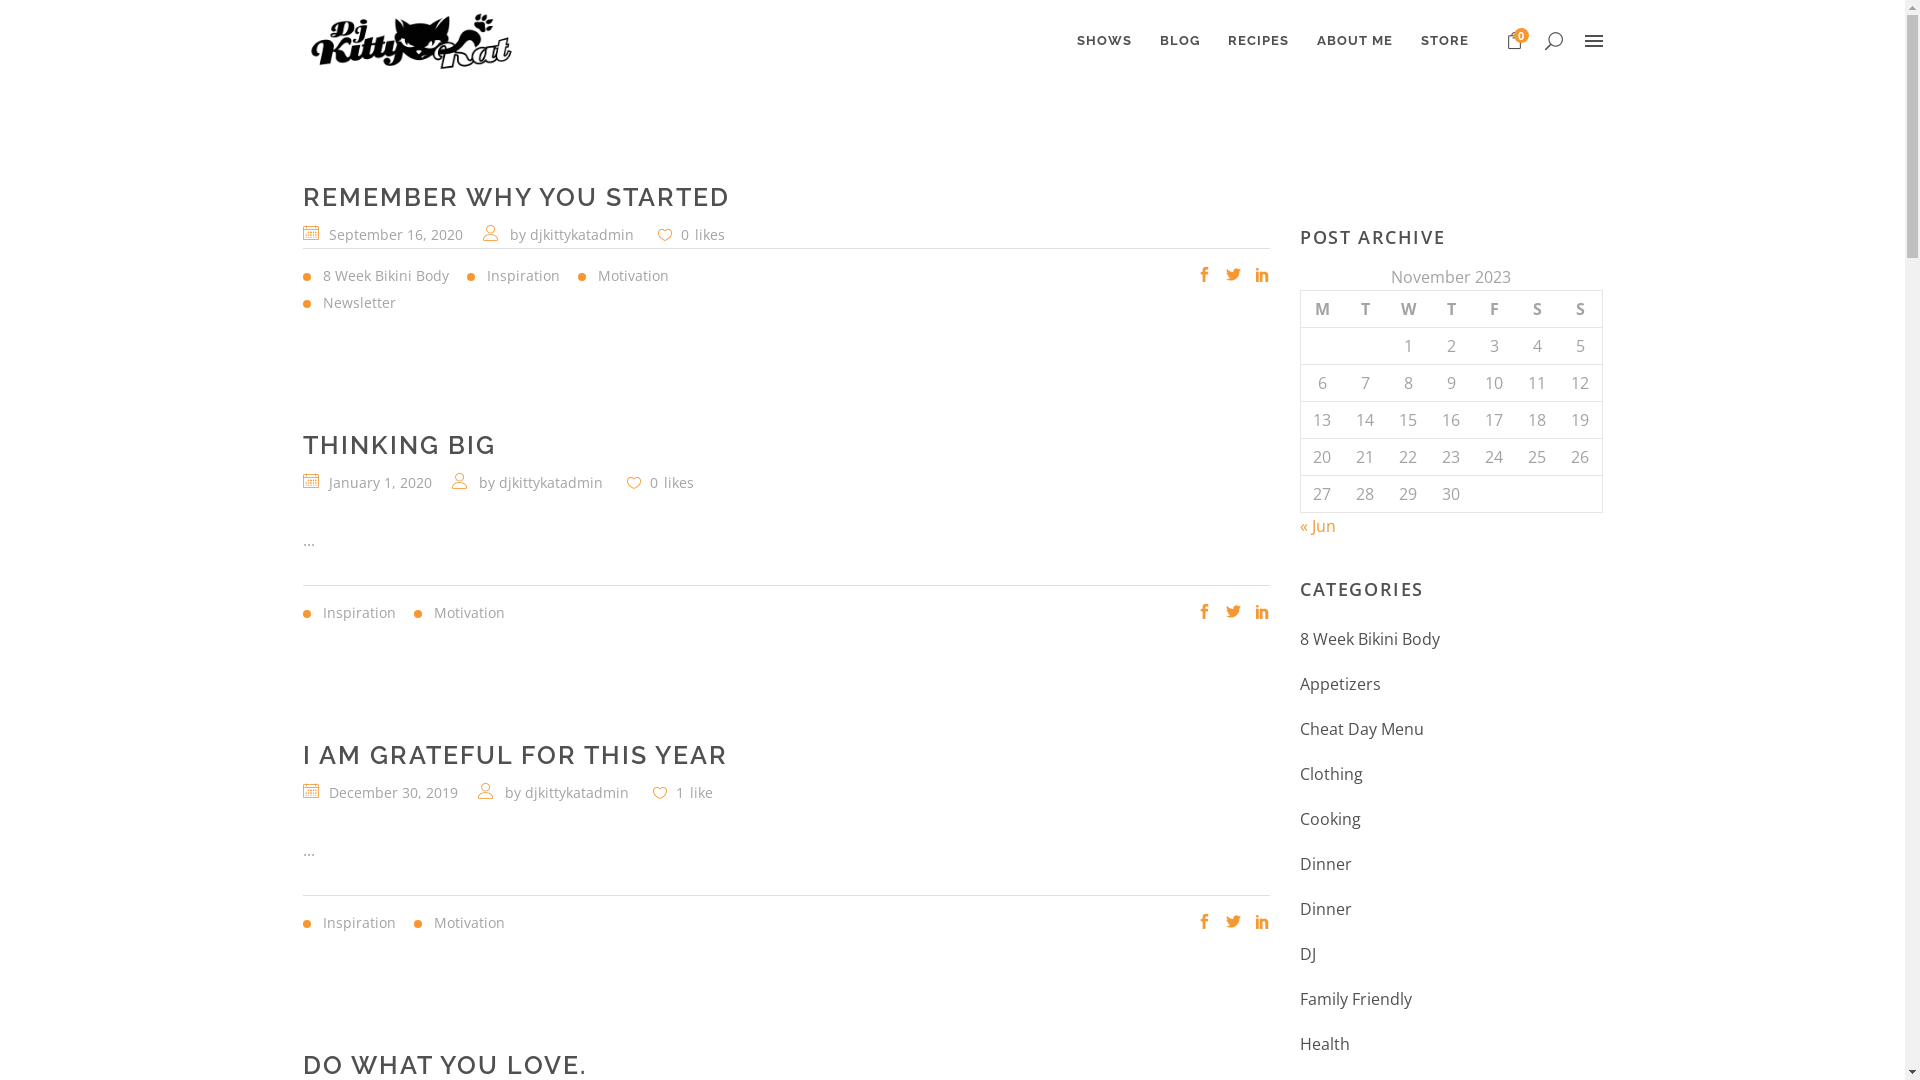 The image size is (1920, 1080). I want to click on 'Health', so click(1324, 1043).